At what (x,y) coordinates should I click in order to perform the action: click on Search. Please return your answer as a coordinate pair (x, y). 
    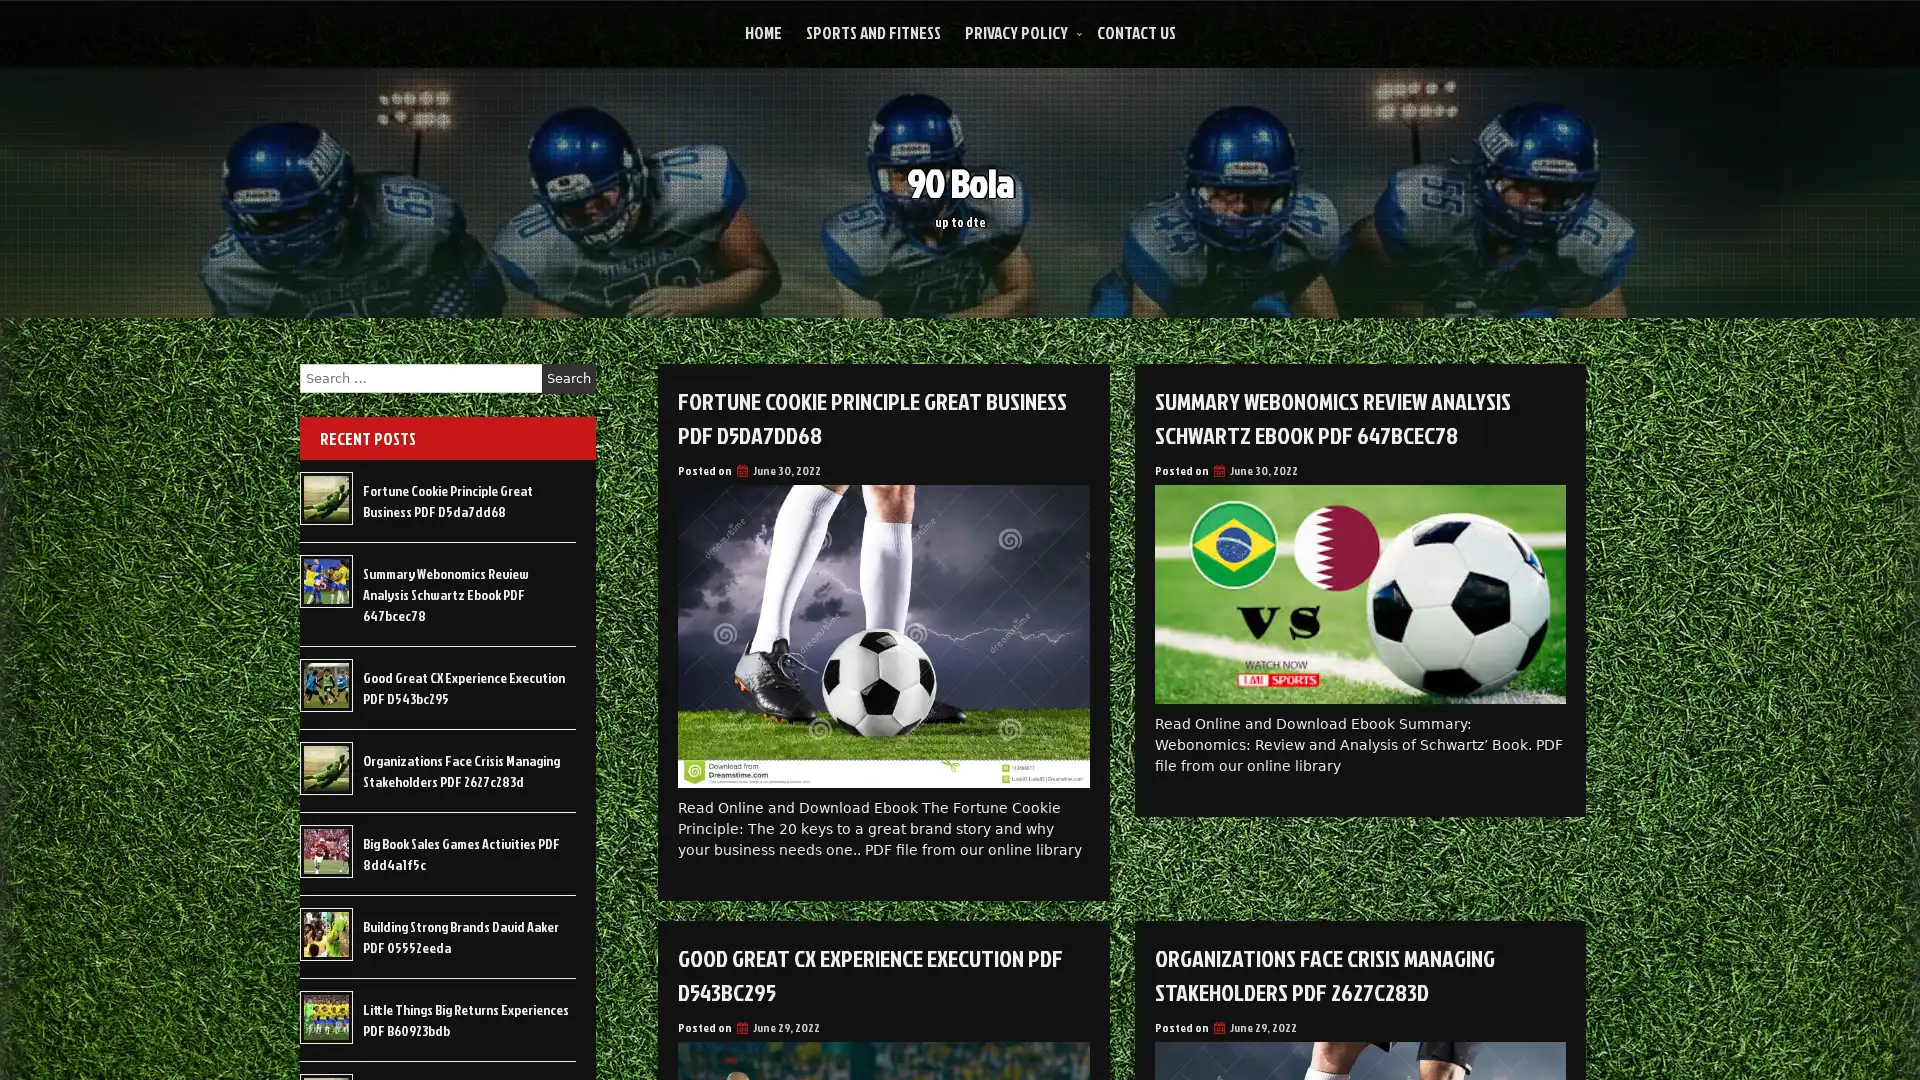
    Looking at the image, I should click on (568, 378).